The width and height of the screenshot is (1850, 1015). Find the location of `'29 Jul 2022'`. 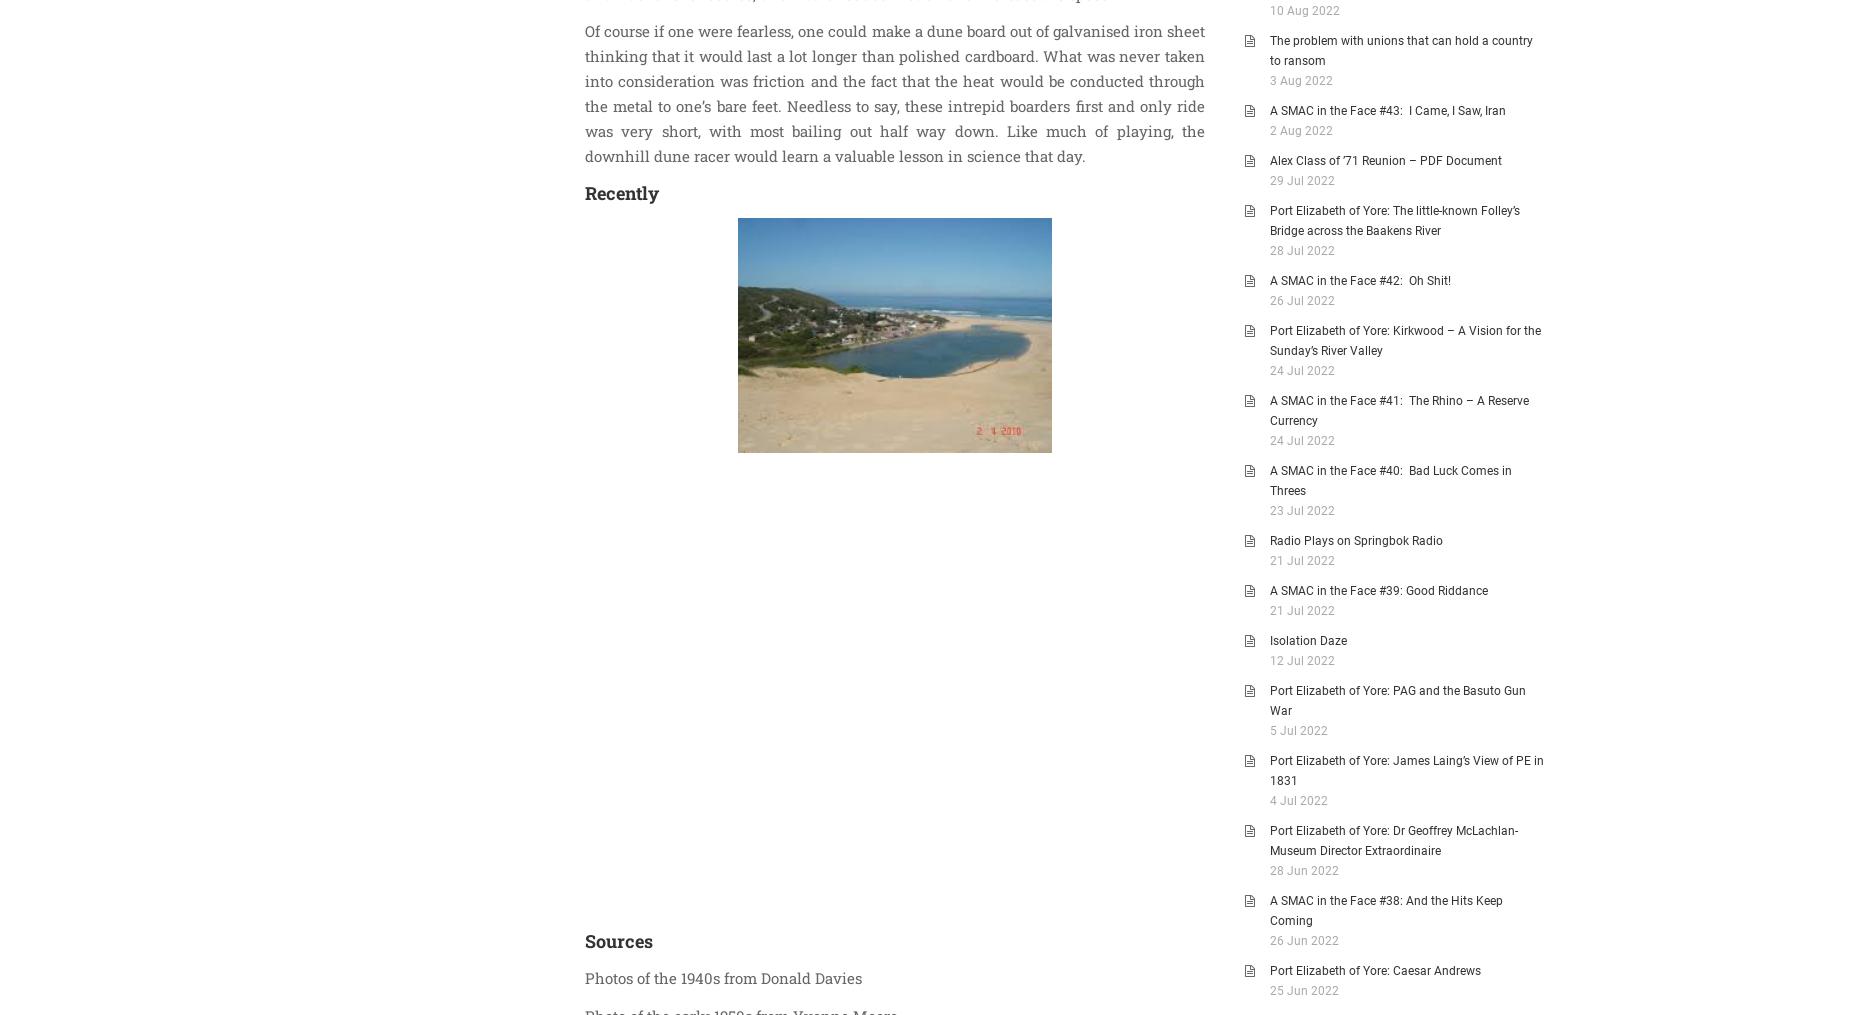

'29 Jul 2022' is located at coordinates (1301, 179).